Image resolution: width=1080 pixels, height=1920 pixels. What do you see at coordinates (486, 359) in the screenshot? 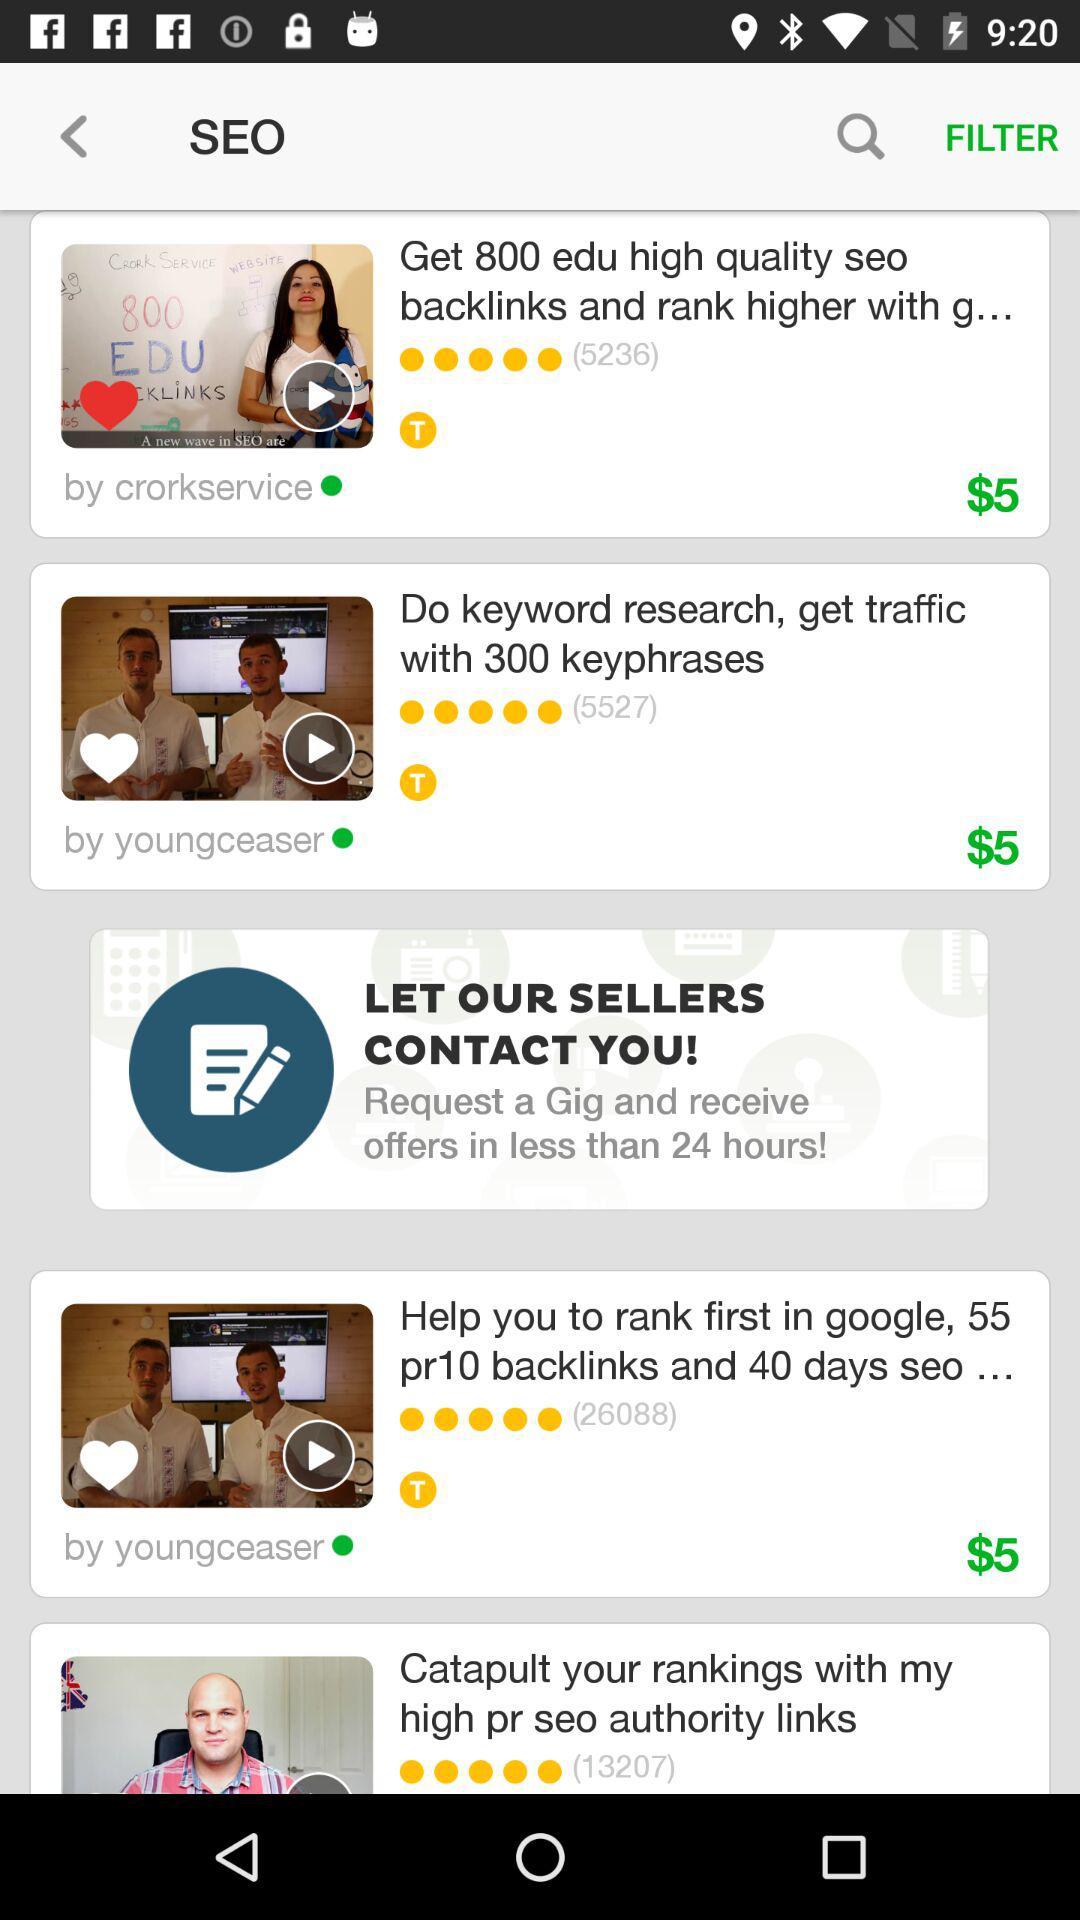
I see `item above the do keyword research` at bounding box center [486, 359].